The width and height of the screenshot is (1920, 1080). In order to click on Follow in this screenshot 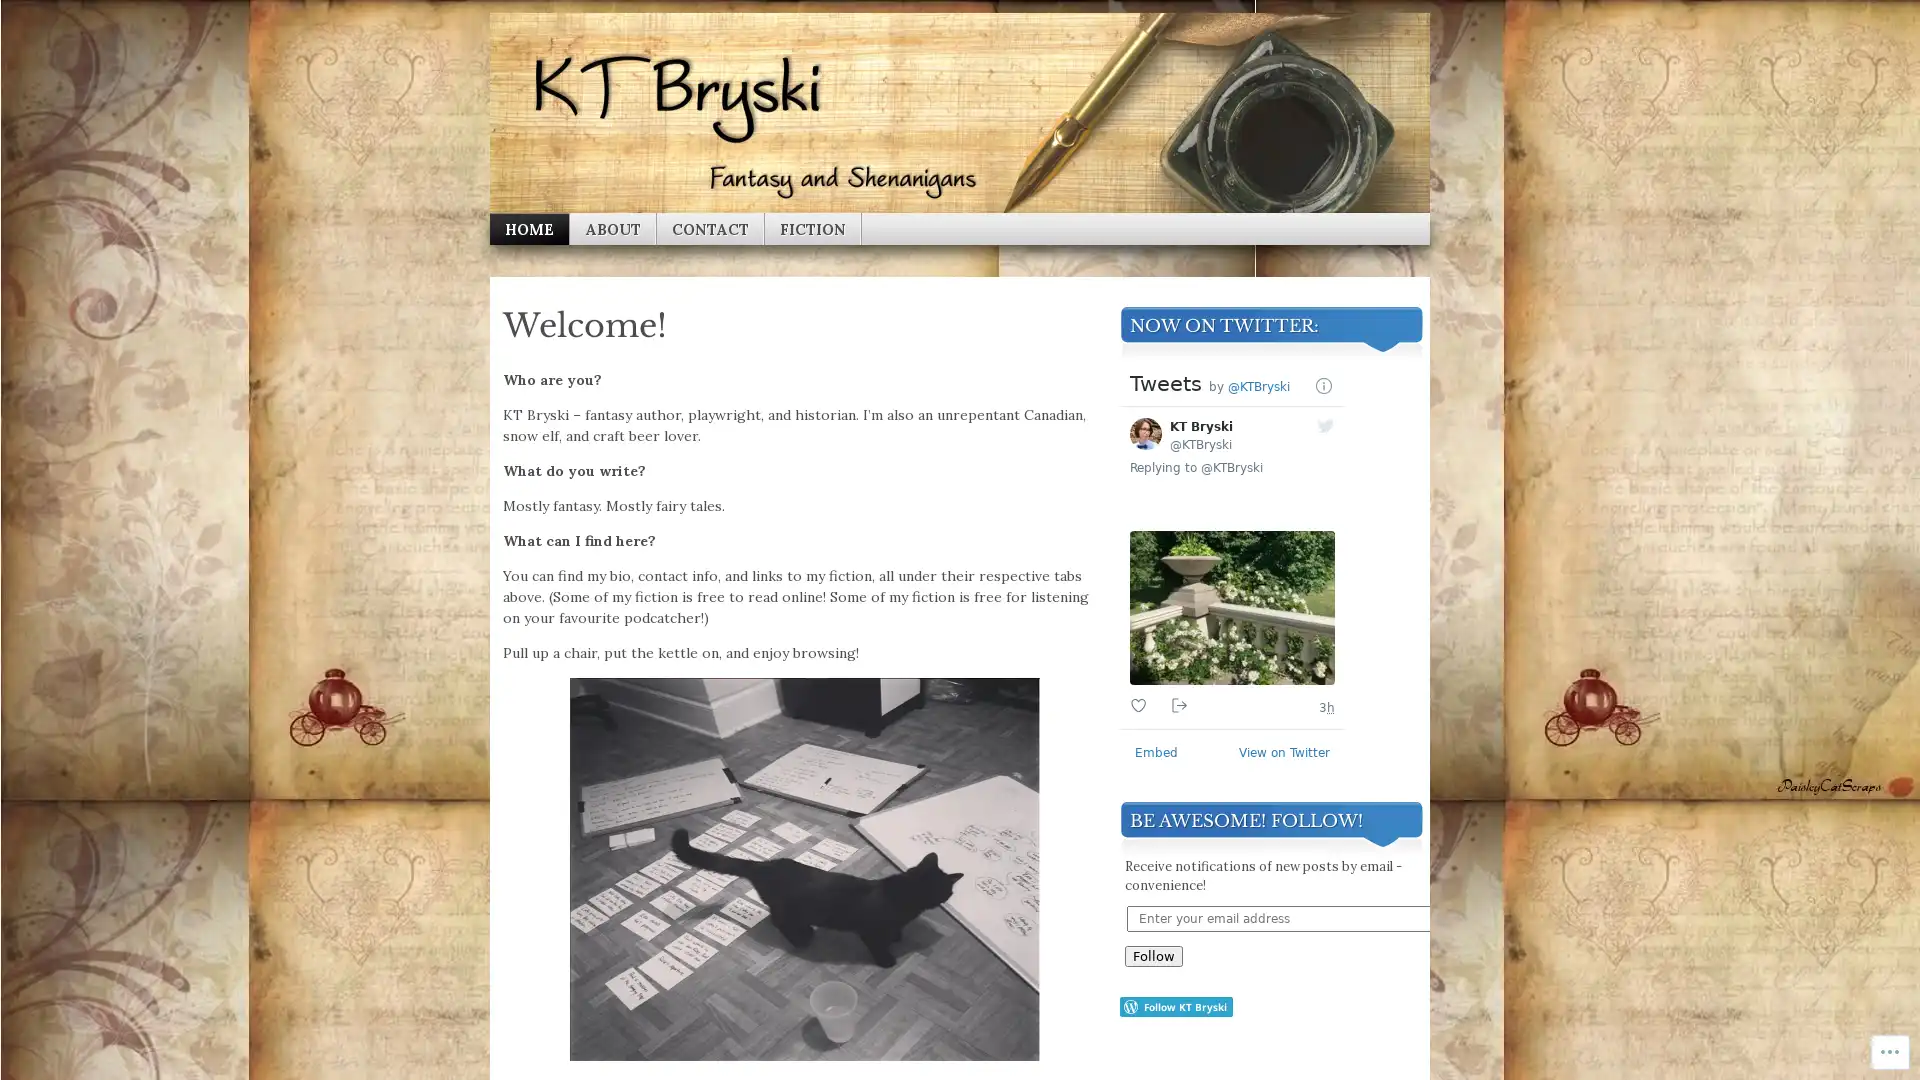, I will do `click(1153, 955)`.